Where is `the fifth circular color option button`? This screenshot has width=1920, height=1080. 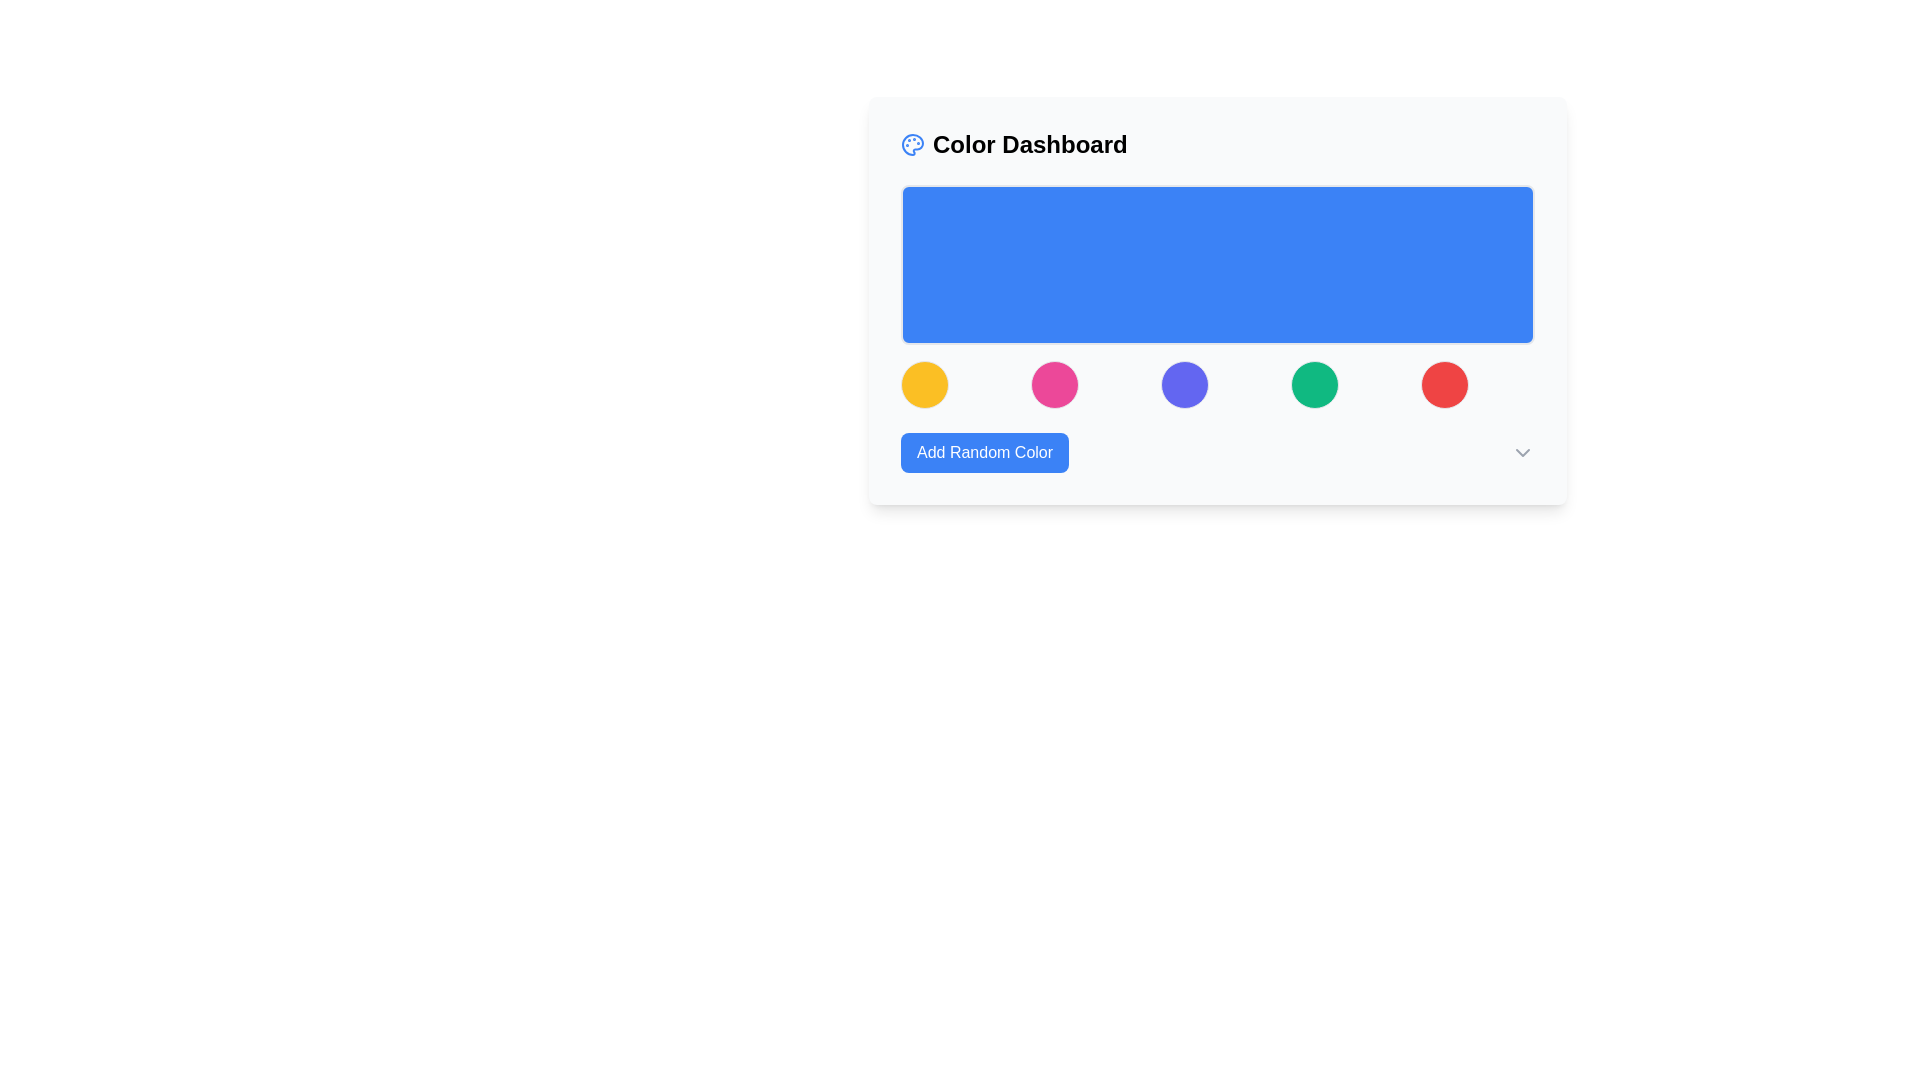 the fifth circular color option button is located at coordinates (1444, 385).